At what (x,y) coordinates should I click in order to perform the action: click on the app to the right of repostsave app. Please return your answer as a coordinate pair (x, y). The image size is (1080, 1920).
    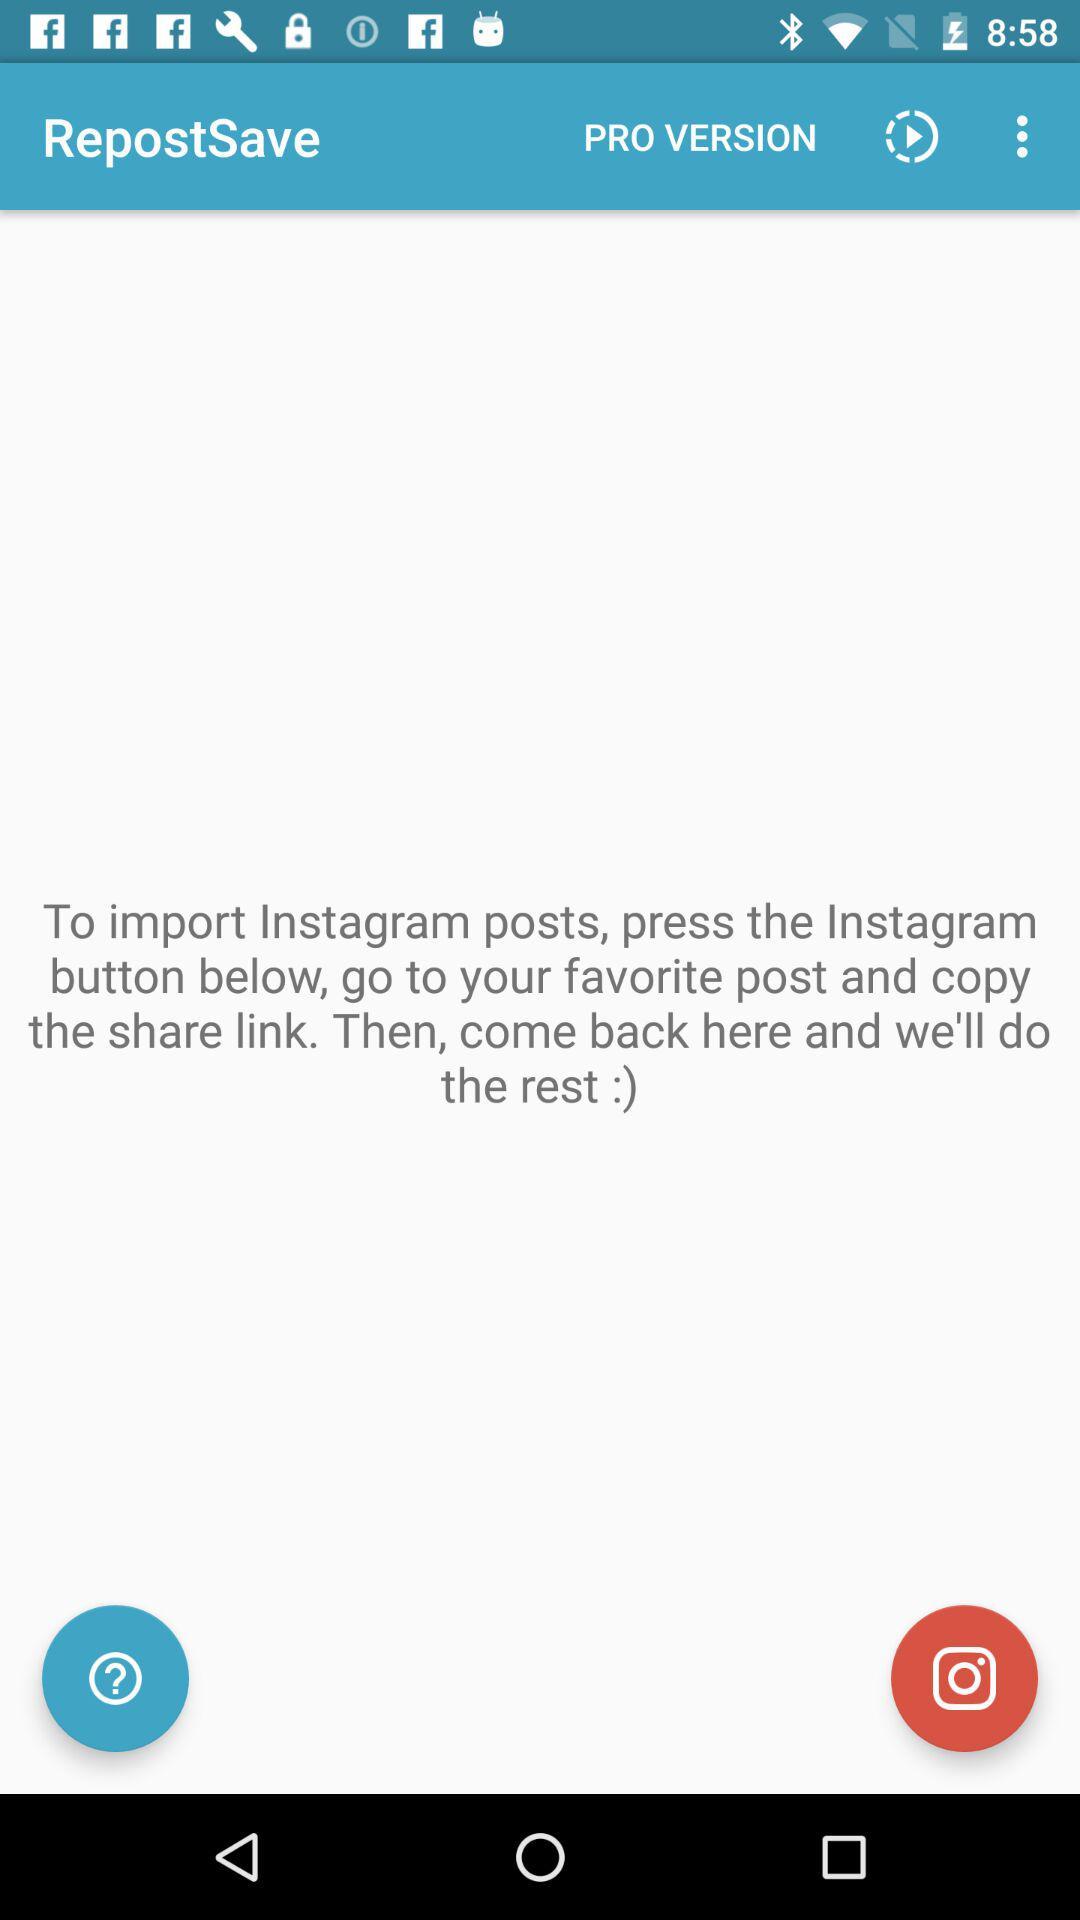
    Looking at the image, I should click on (699, 135).